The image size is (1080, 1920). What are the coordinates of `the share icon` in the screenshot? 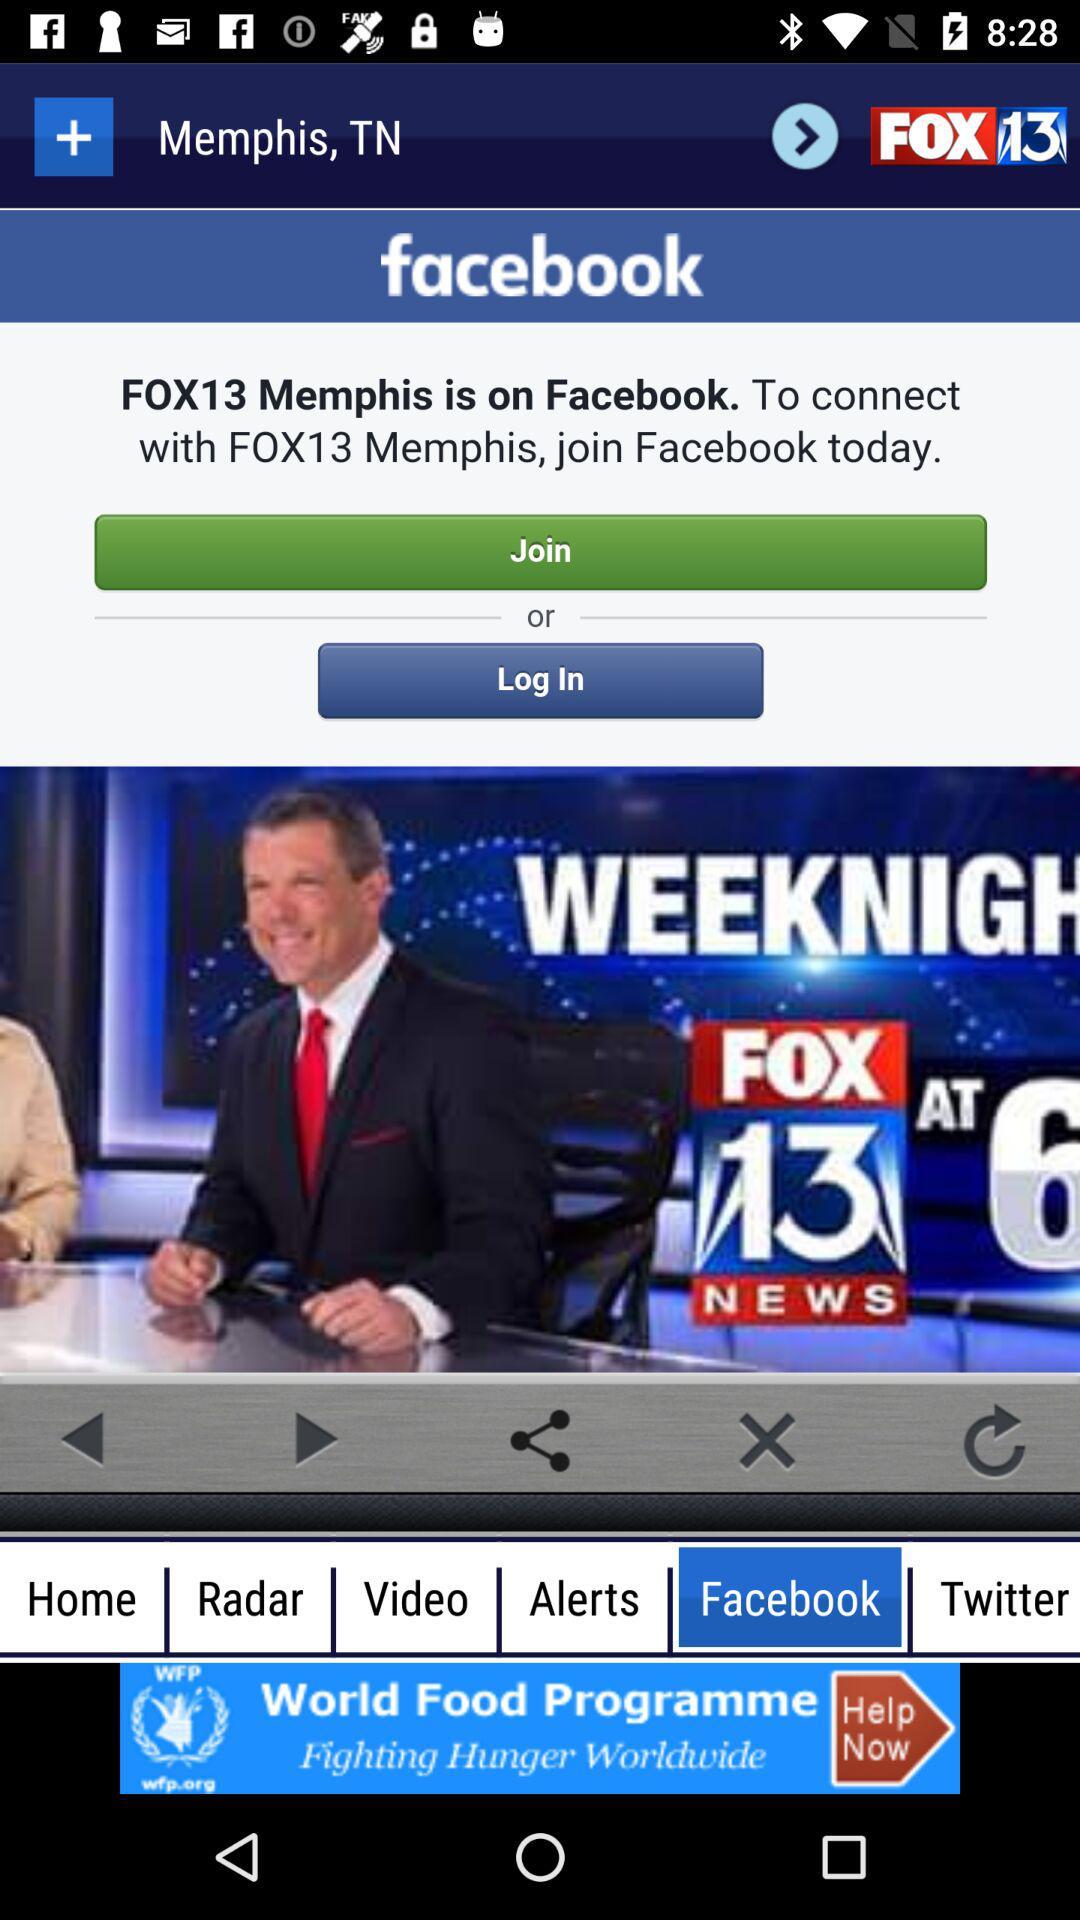 It's located at (540, 1440).